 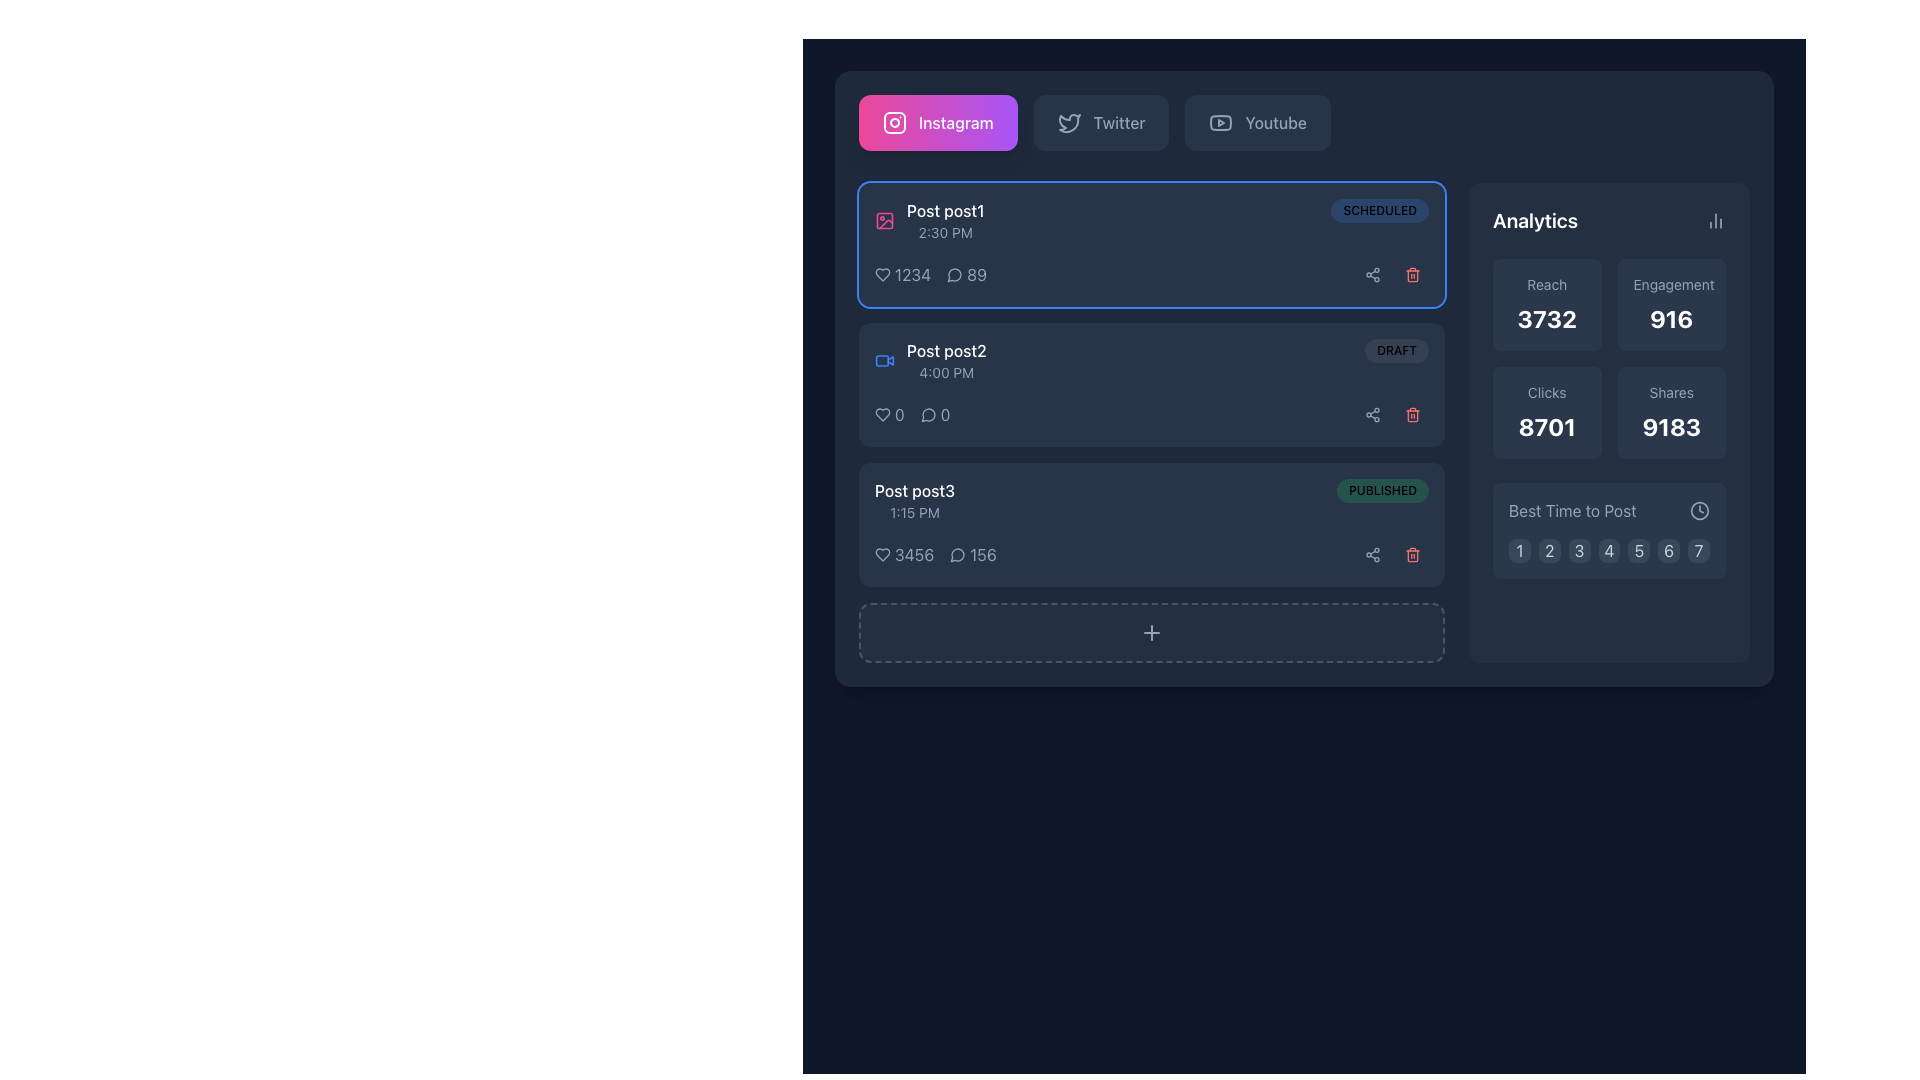 I want to click on the 'Engagement' metric value displayed on the informational card located in the 'Analytics' section, specifically the number '916', so click(x=1671, y=304).